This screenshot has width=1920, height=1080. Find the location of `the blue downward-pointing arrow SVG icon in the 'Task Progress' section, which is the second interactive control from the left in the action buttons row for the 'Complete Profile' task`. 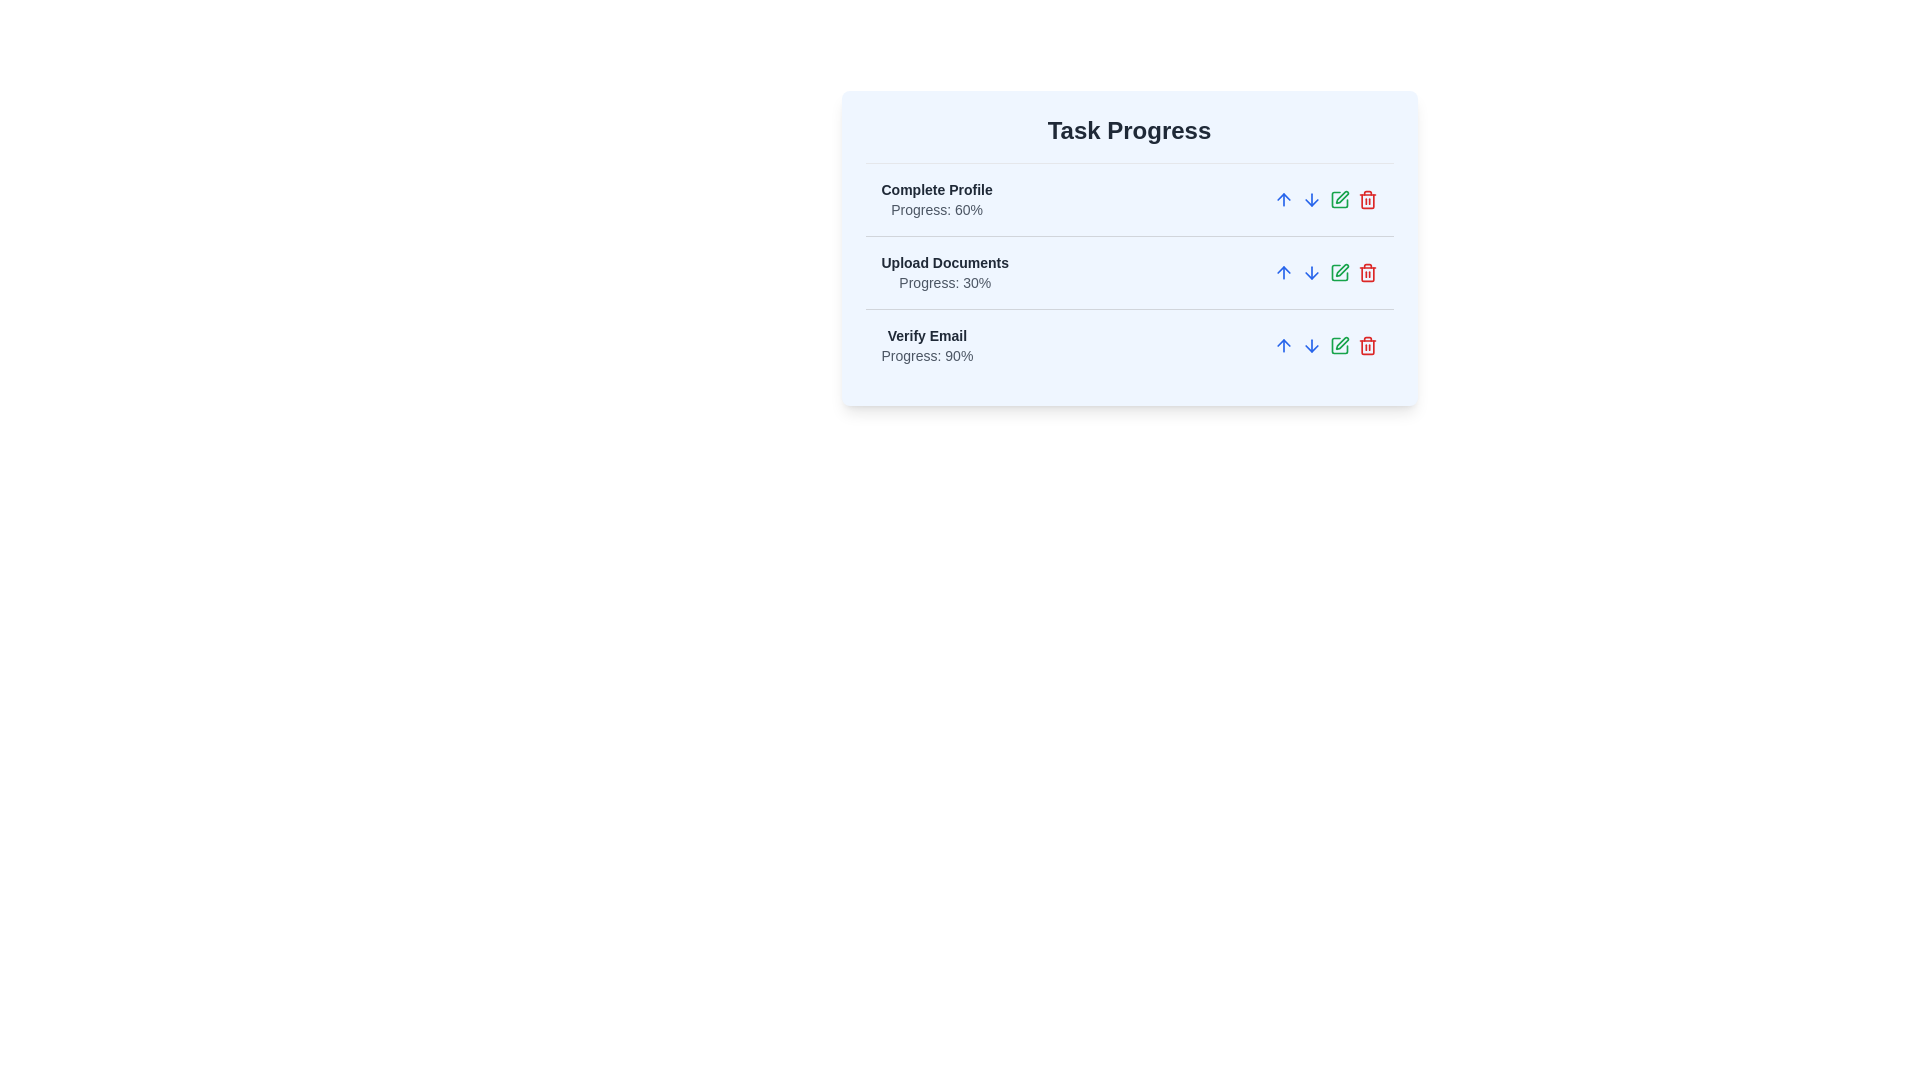

the blue downward-pointing arrow SVG icon in the 'Task Progress' section, which is the second interactive control from the left in the action buttons row for the 'Complete Profile' task is located at coordinates (1311, 200).